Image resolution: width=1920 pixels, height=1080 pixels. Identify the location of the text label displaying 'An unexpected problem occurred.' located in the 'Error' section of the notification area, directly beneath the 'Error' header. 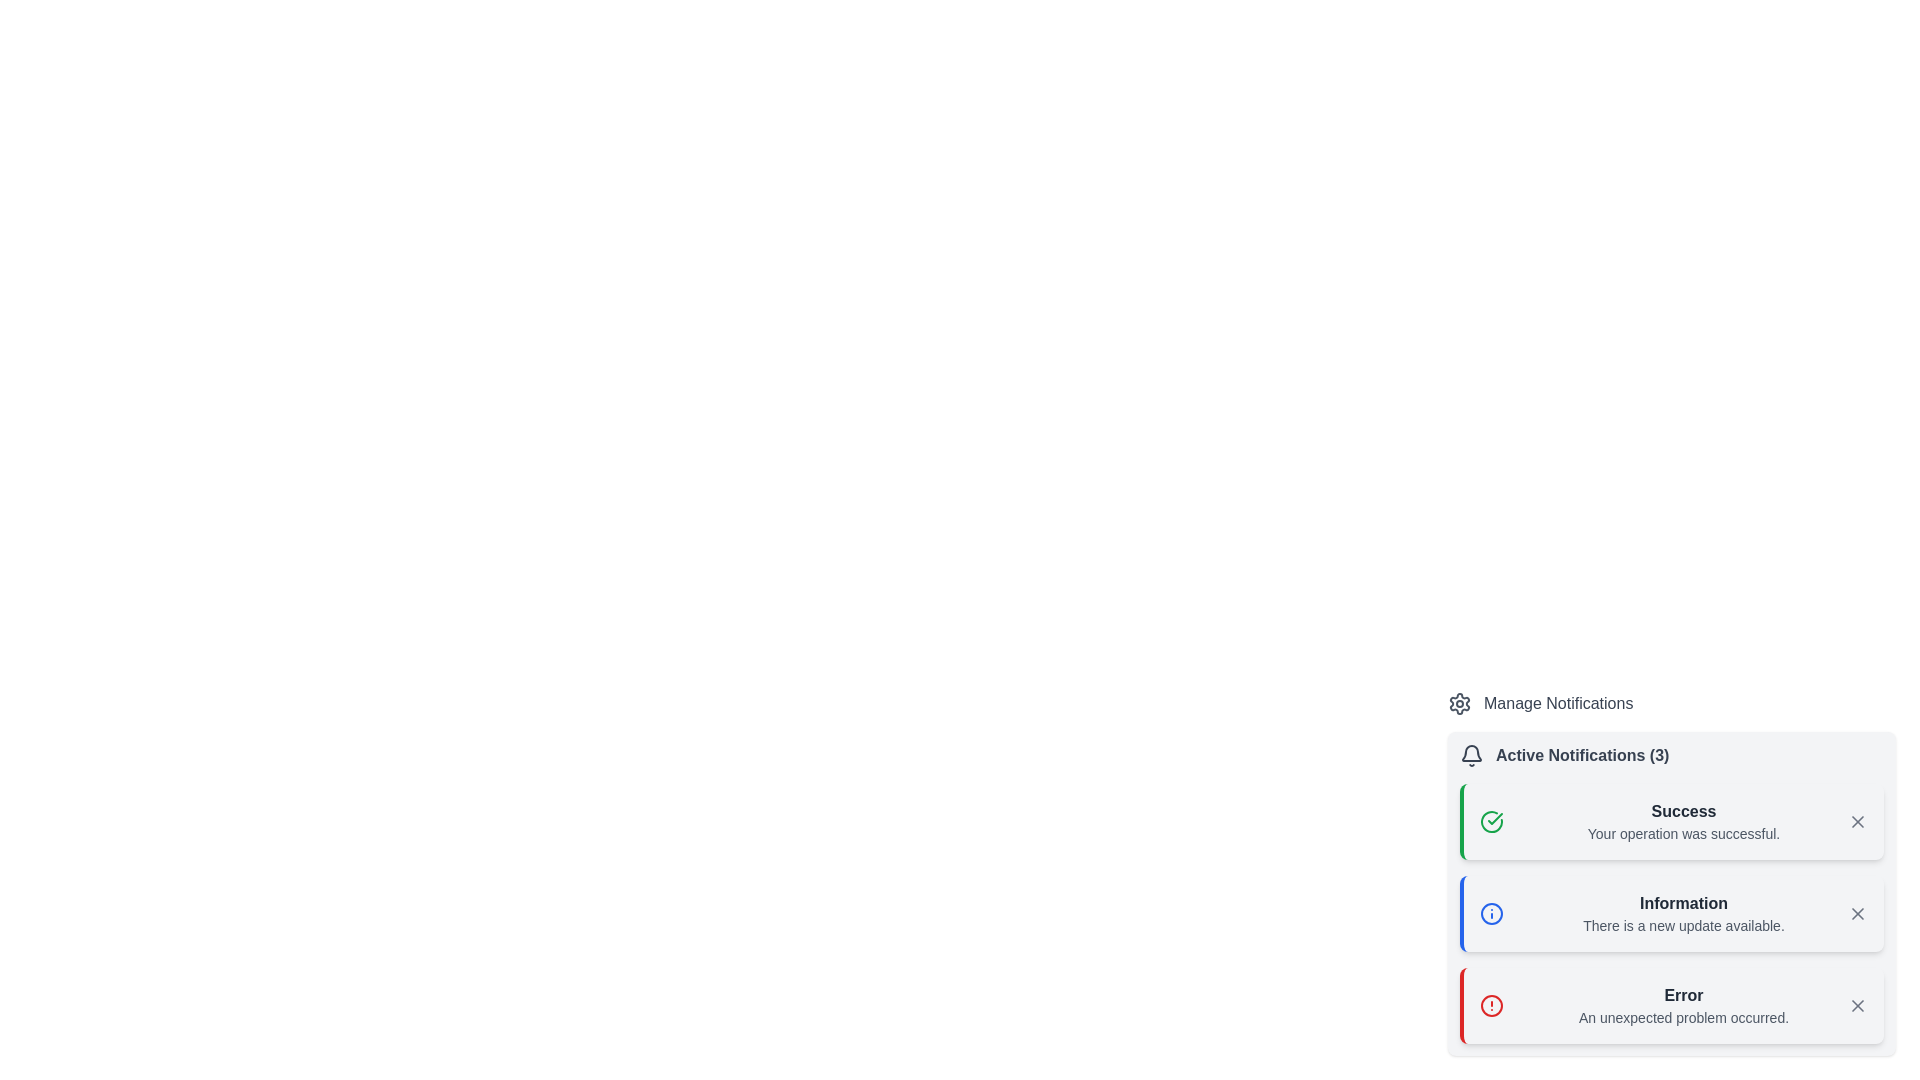
(1683, 1018).